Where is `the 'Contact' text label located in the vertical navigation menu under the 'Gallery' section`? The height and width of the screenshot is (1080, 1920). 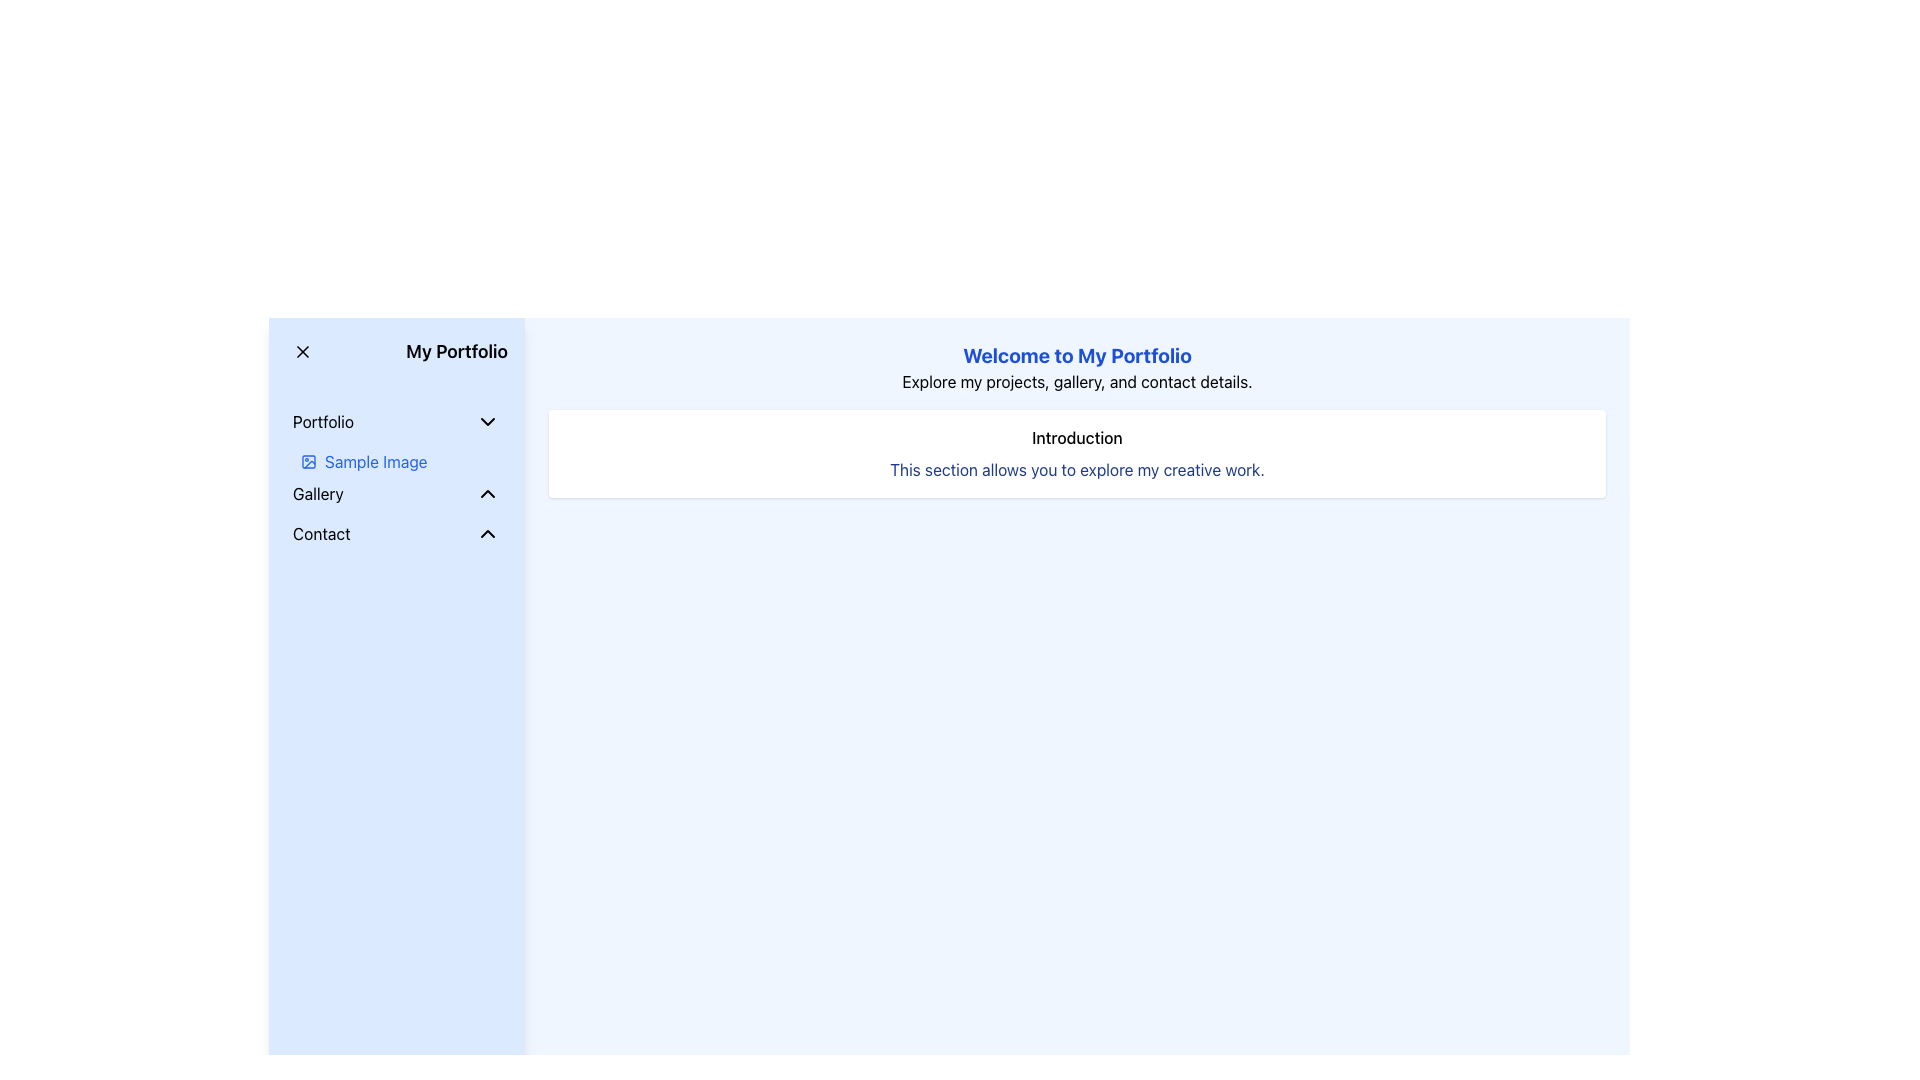
the 'Contact' text label located in the vertical navigation menu under the 'Gallery' section is located at coordinates (321, 532).